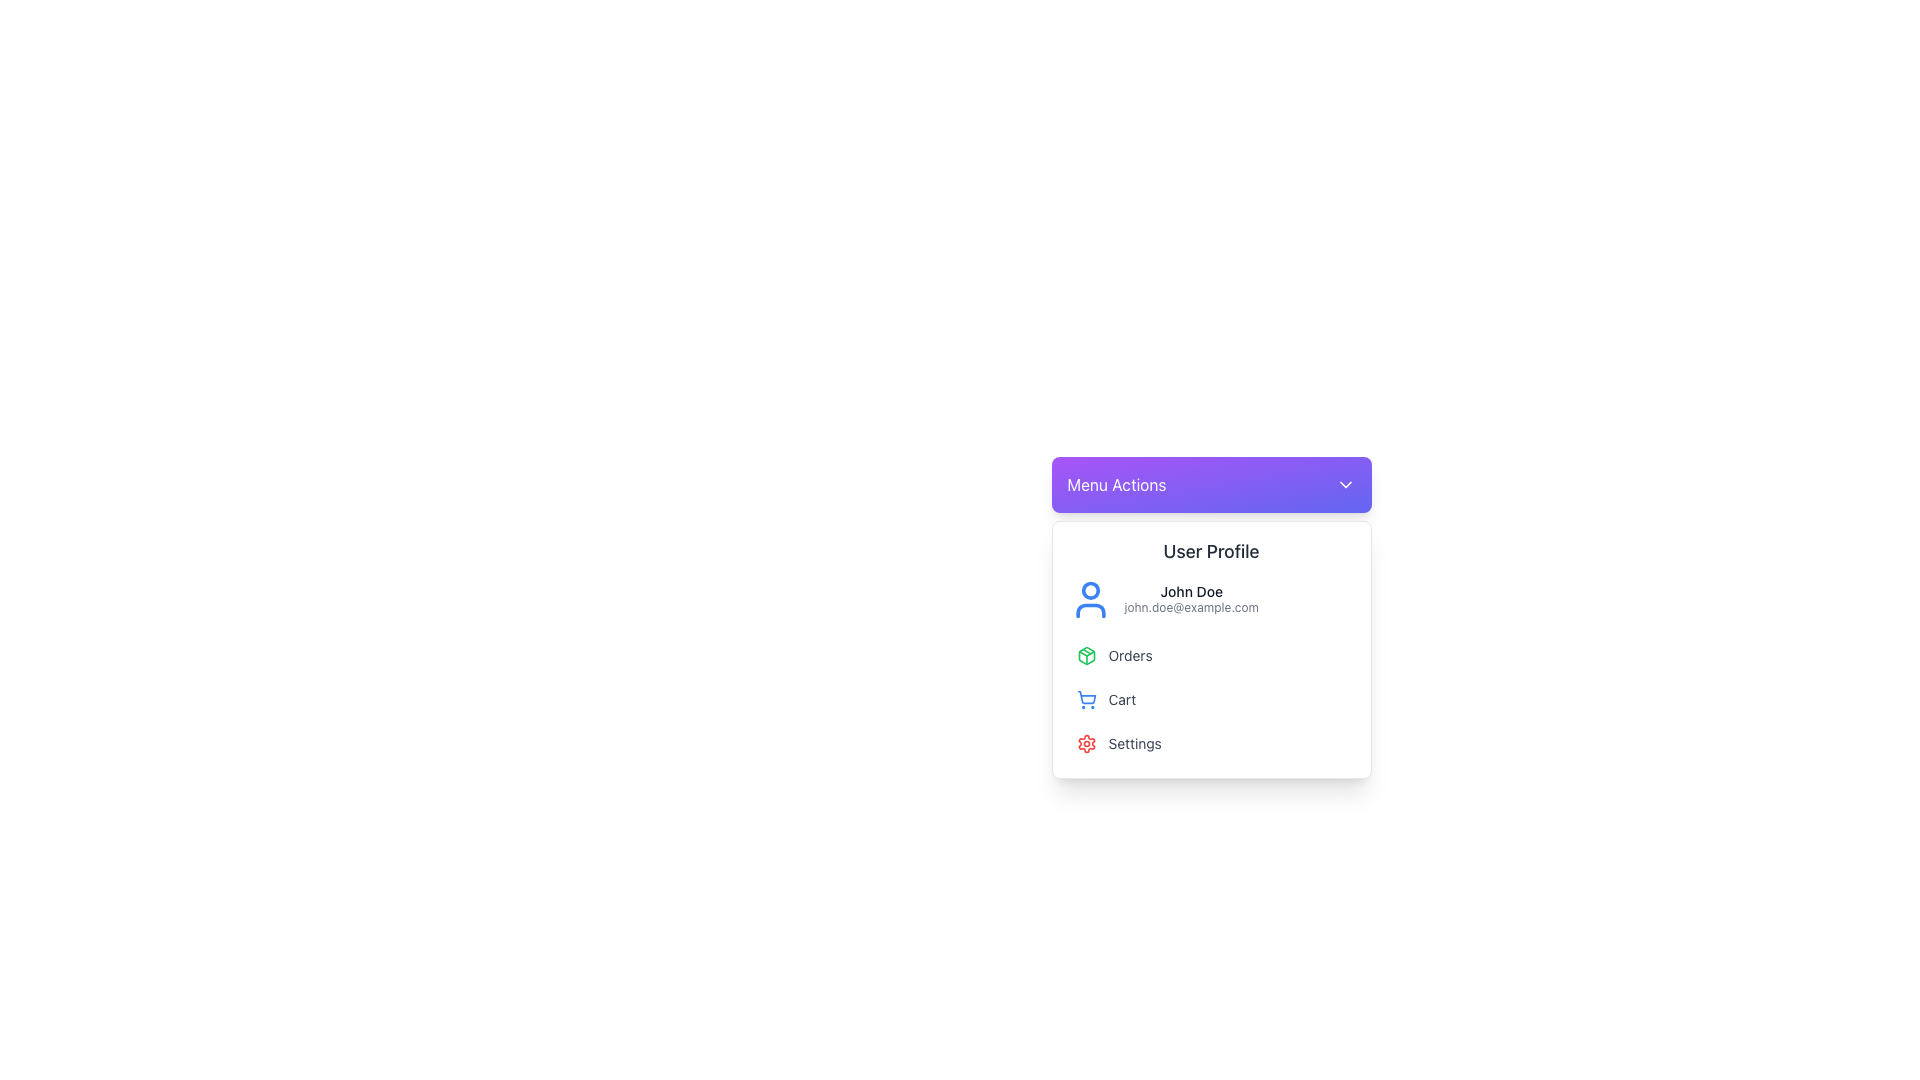 Image resolution: width=1920 pixels, height=1080 pixels. I want to click on the first menu item in the 'User Profile' section, so click(1210, 655).